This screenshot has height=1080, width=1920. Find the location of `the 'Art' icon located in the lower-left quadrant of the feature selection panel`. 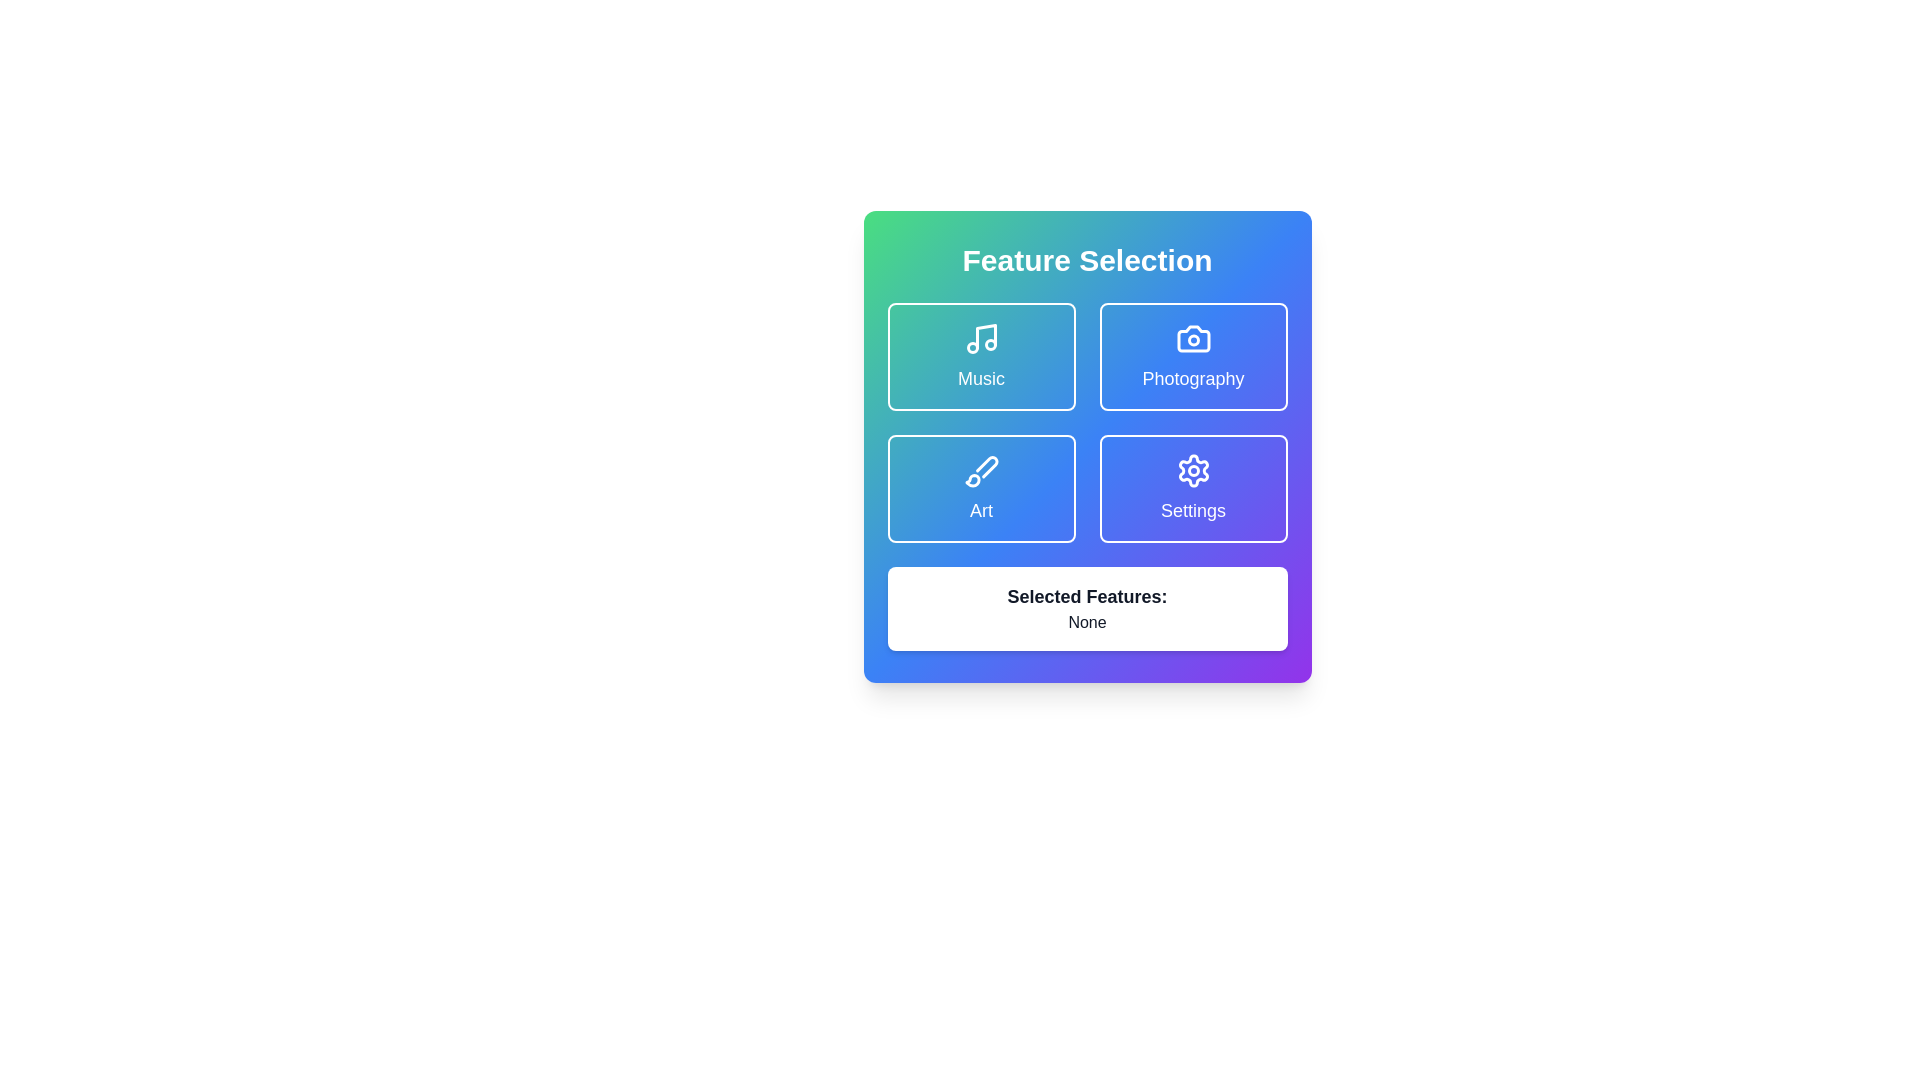

the 'Art' icon located in the lower-left quadrant of the feature selection panel is located at coordinates (981, 470).